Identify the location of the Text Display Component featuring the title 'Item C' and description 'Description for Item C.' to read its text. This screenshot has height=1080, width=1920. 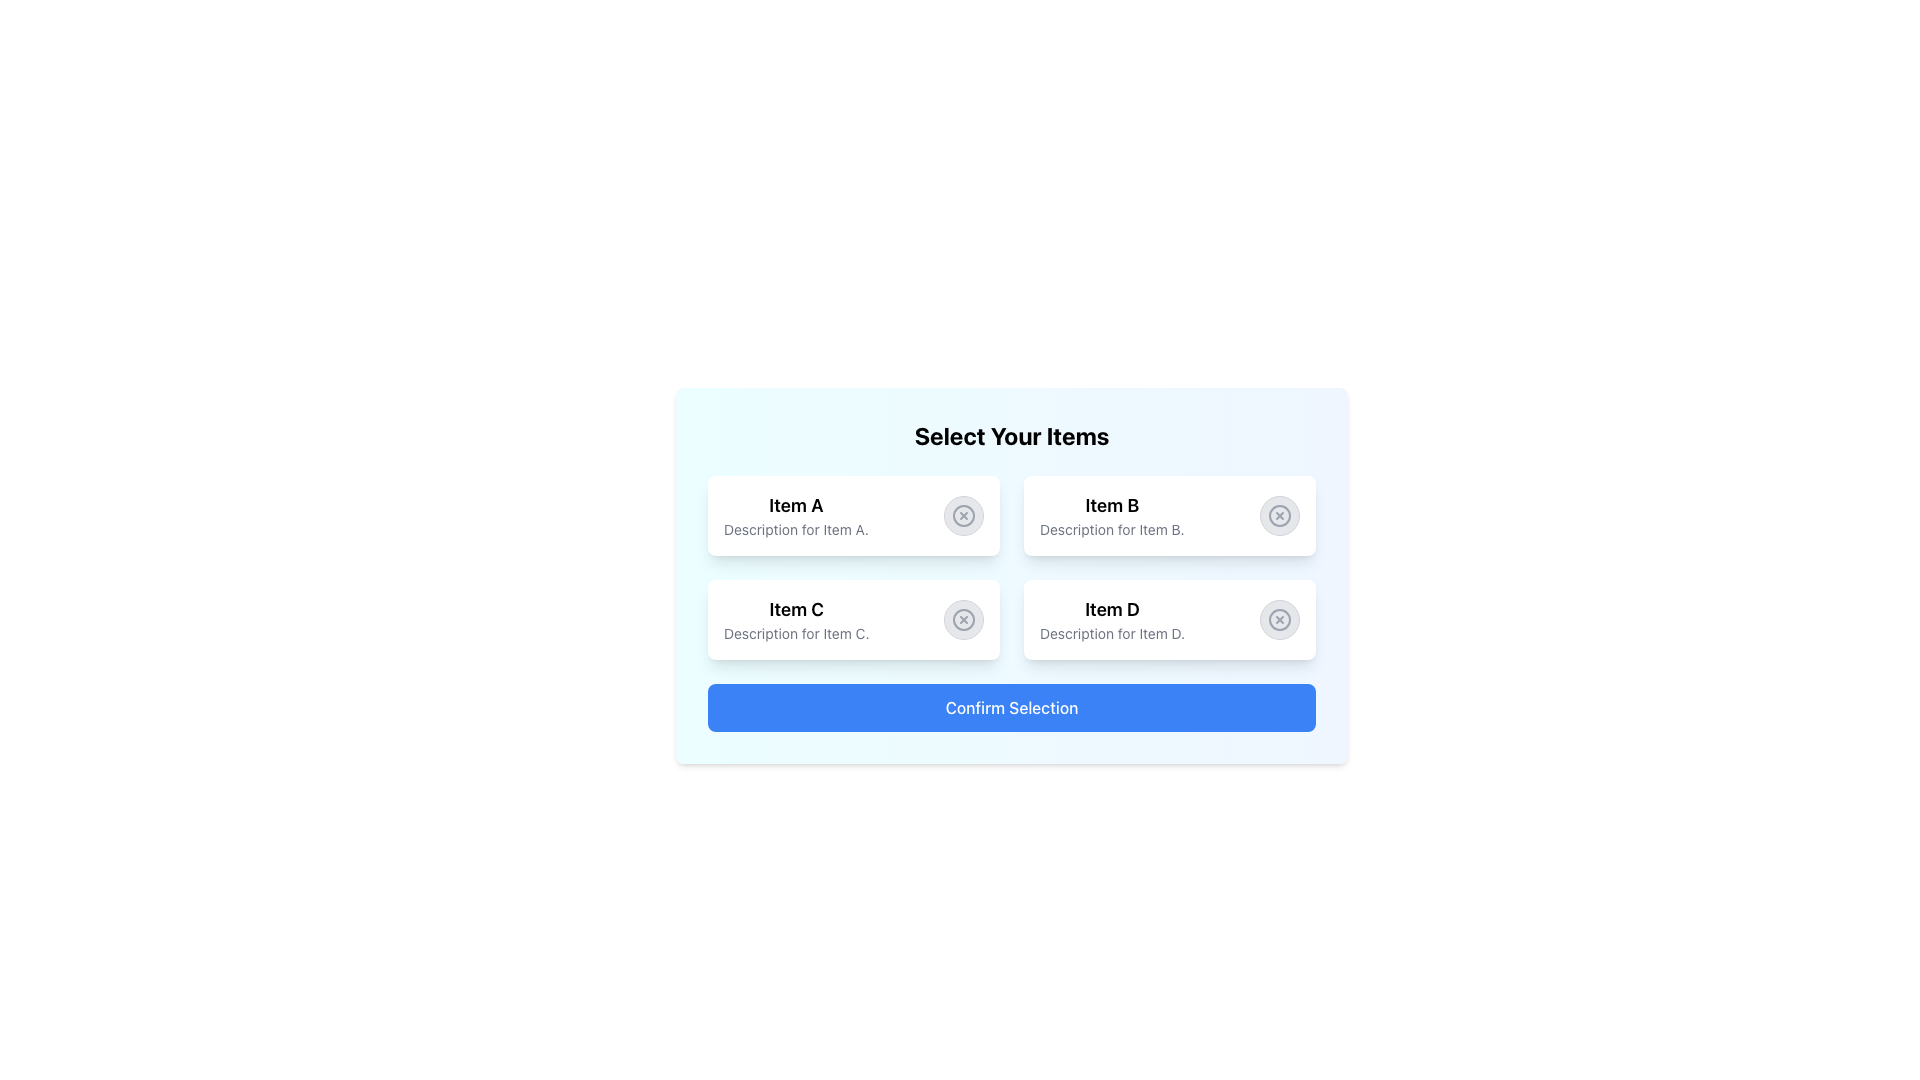
(795, 619).